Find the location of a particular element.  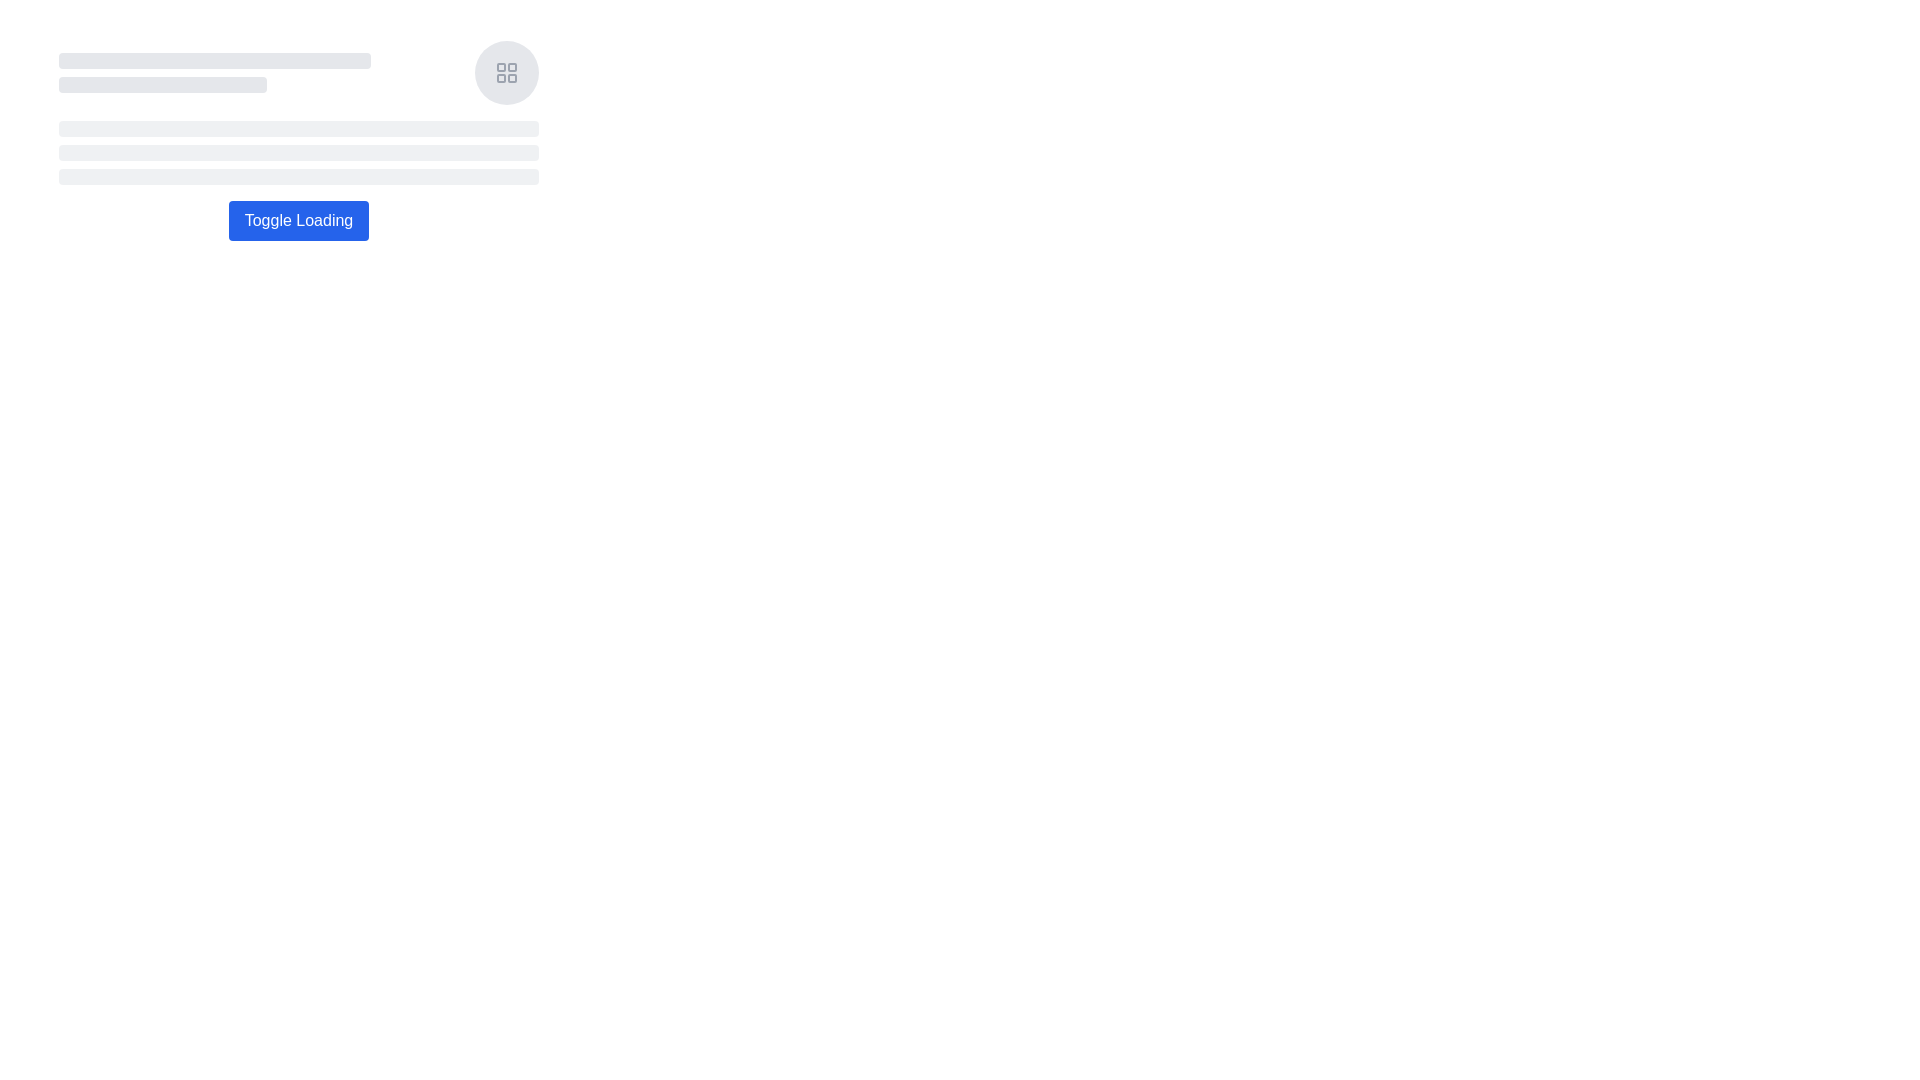

the horizontal bar containing two rows of rectangular shapes on the left and a circular grid button on the right is located at coordinates (297, 72).